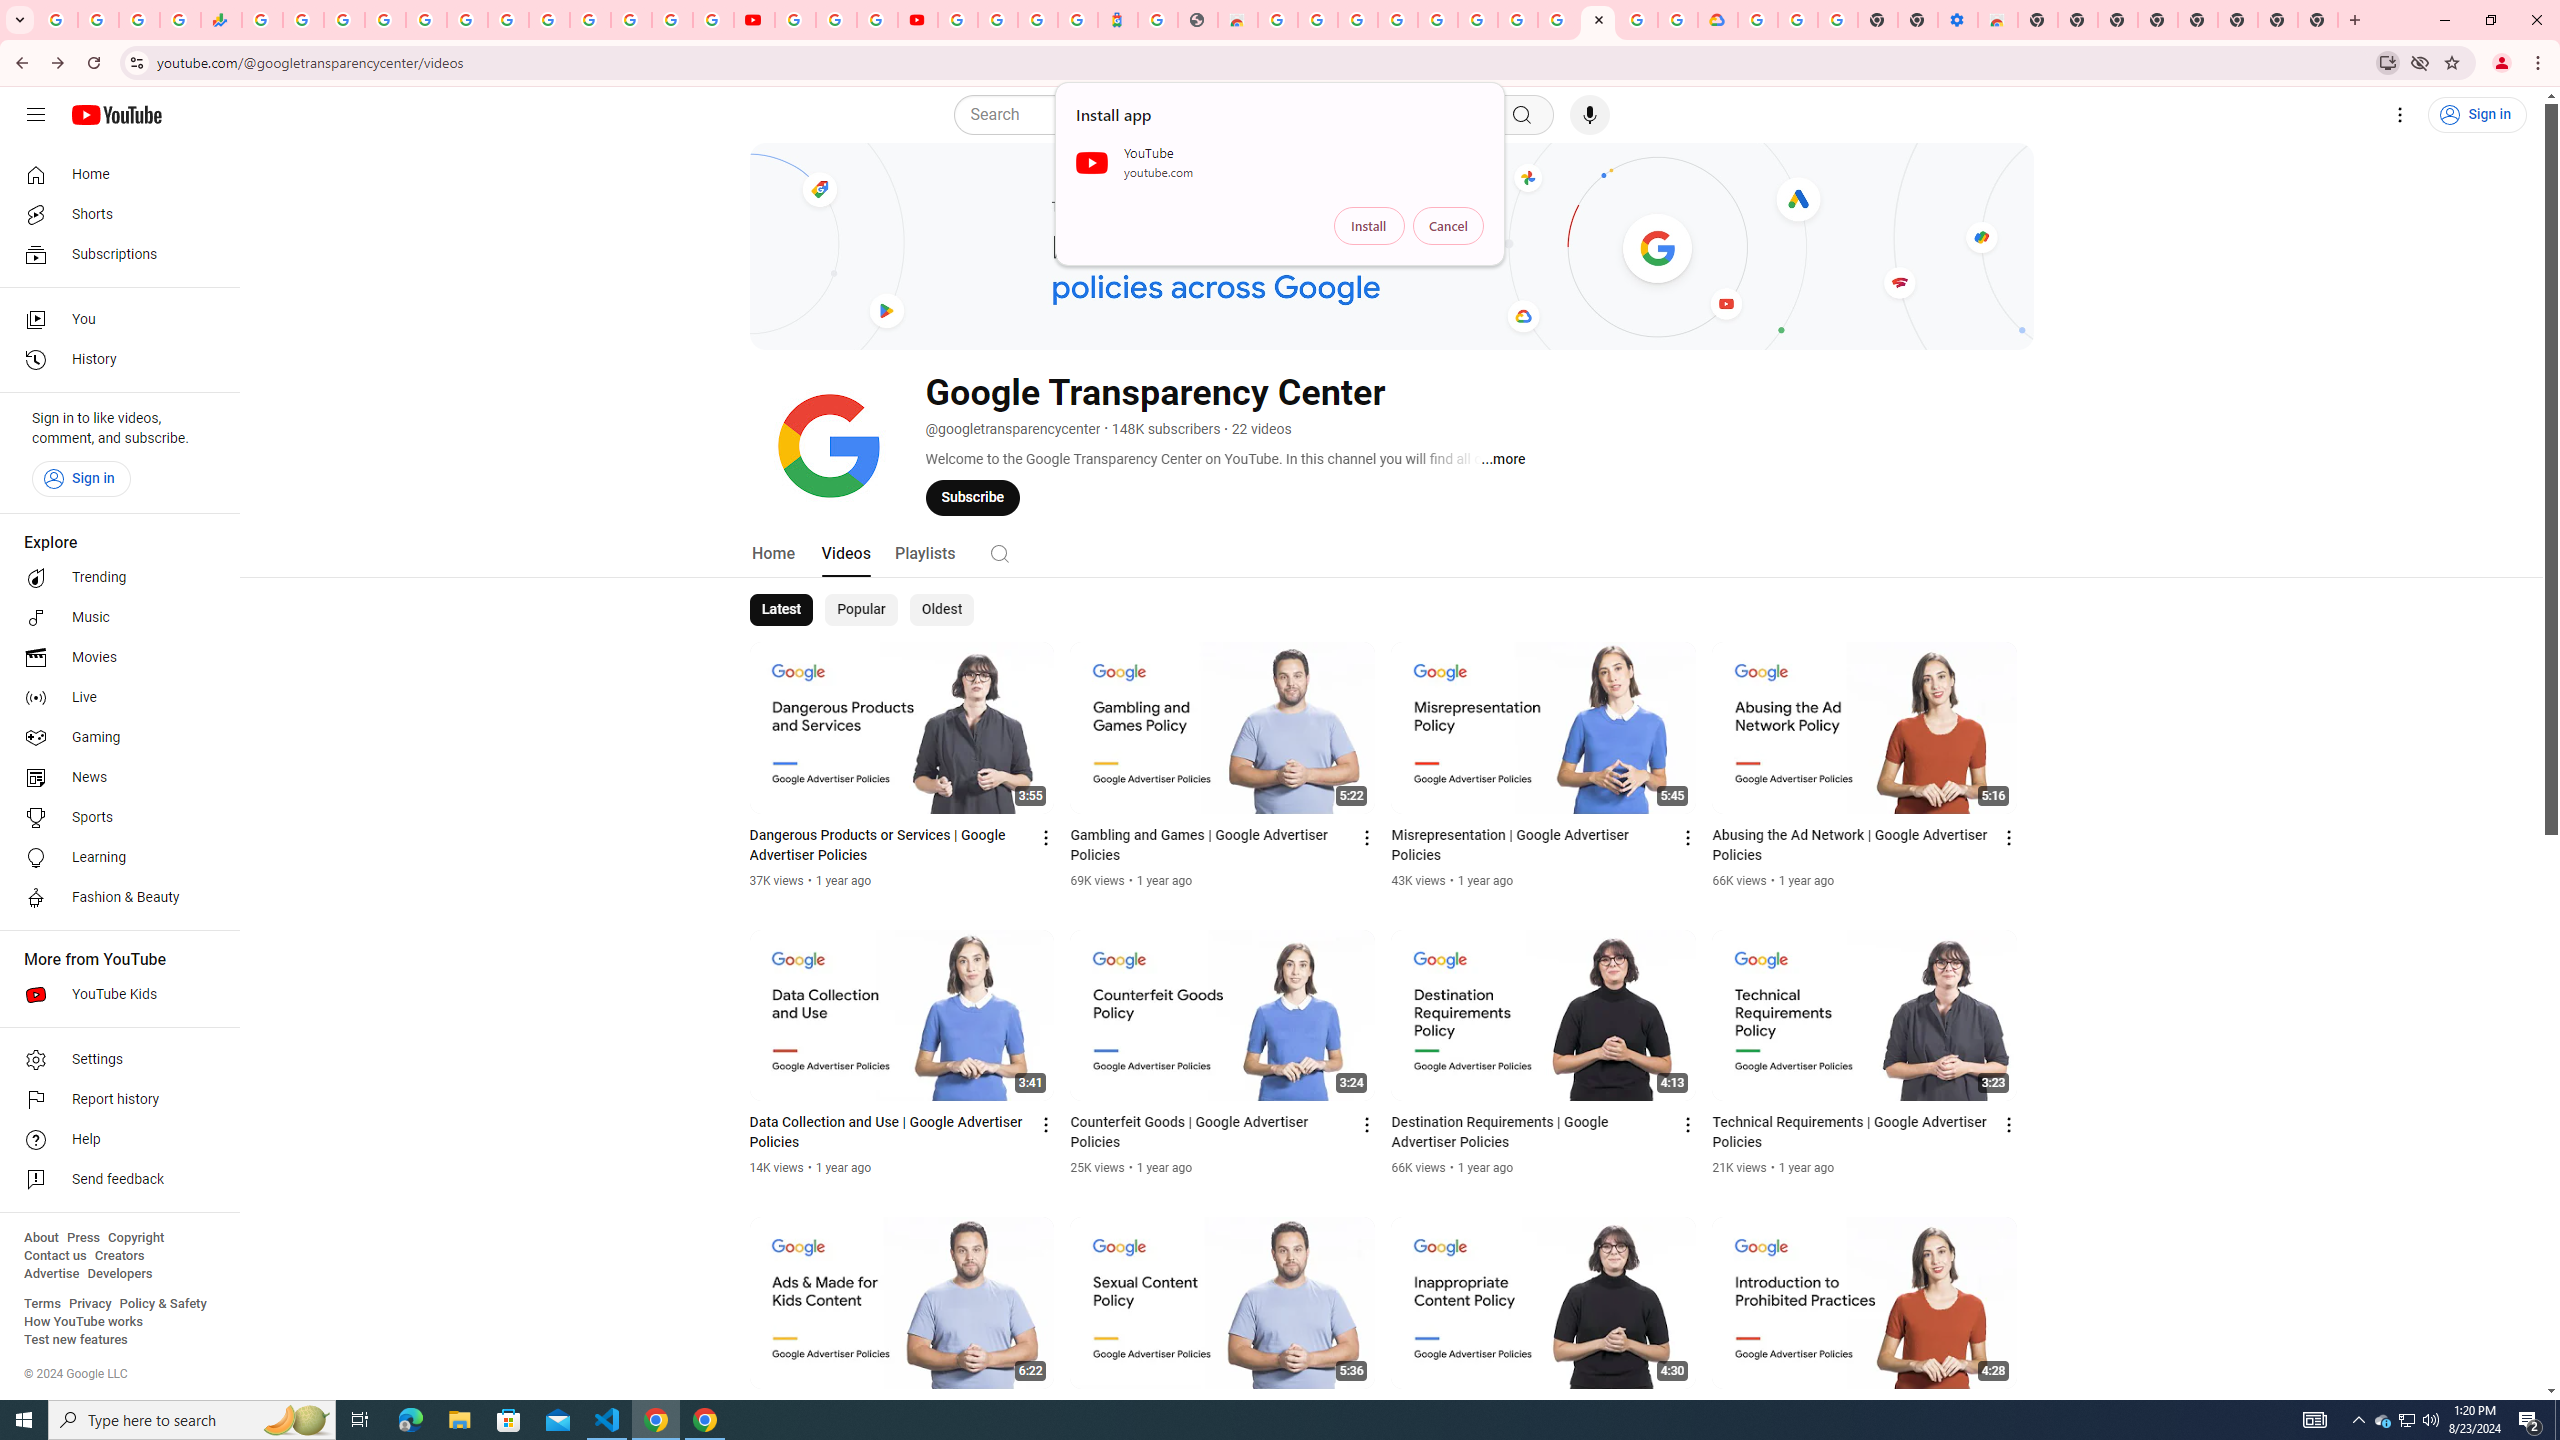  What do you see at coordinates (40, 1237) in the screenshot?
I see `'About'` at bounding box center [40, 1237].